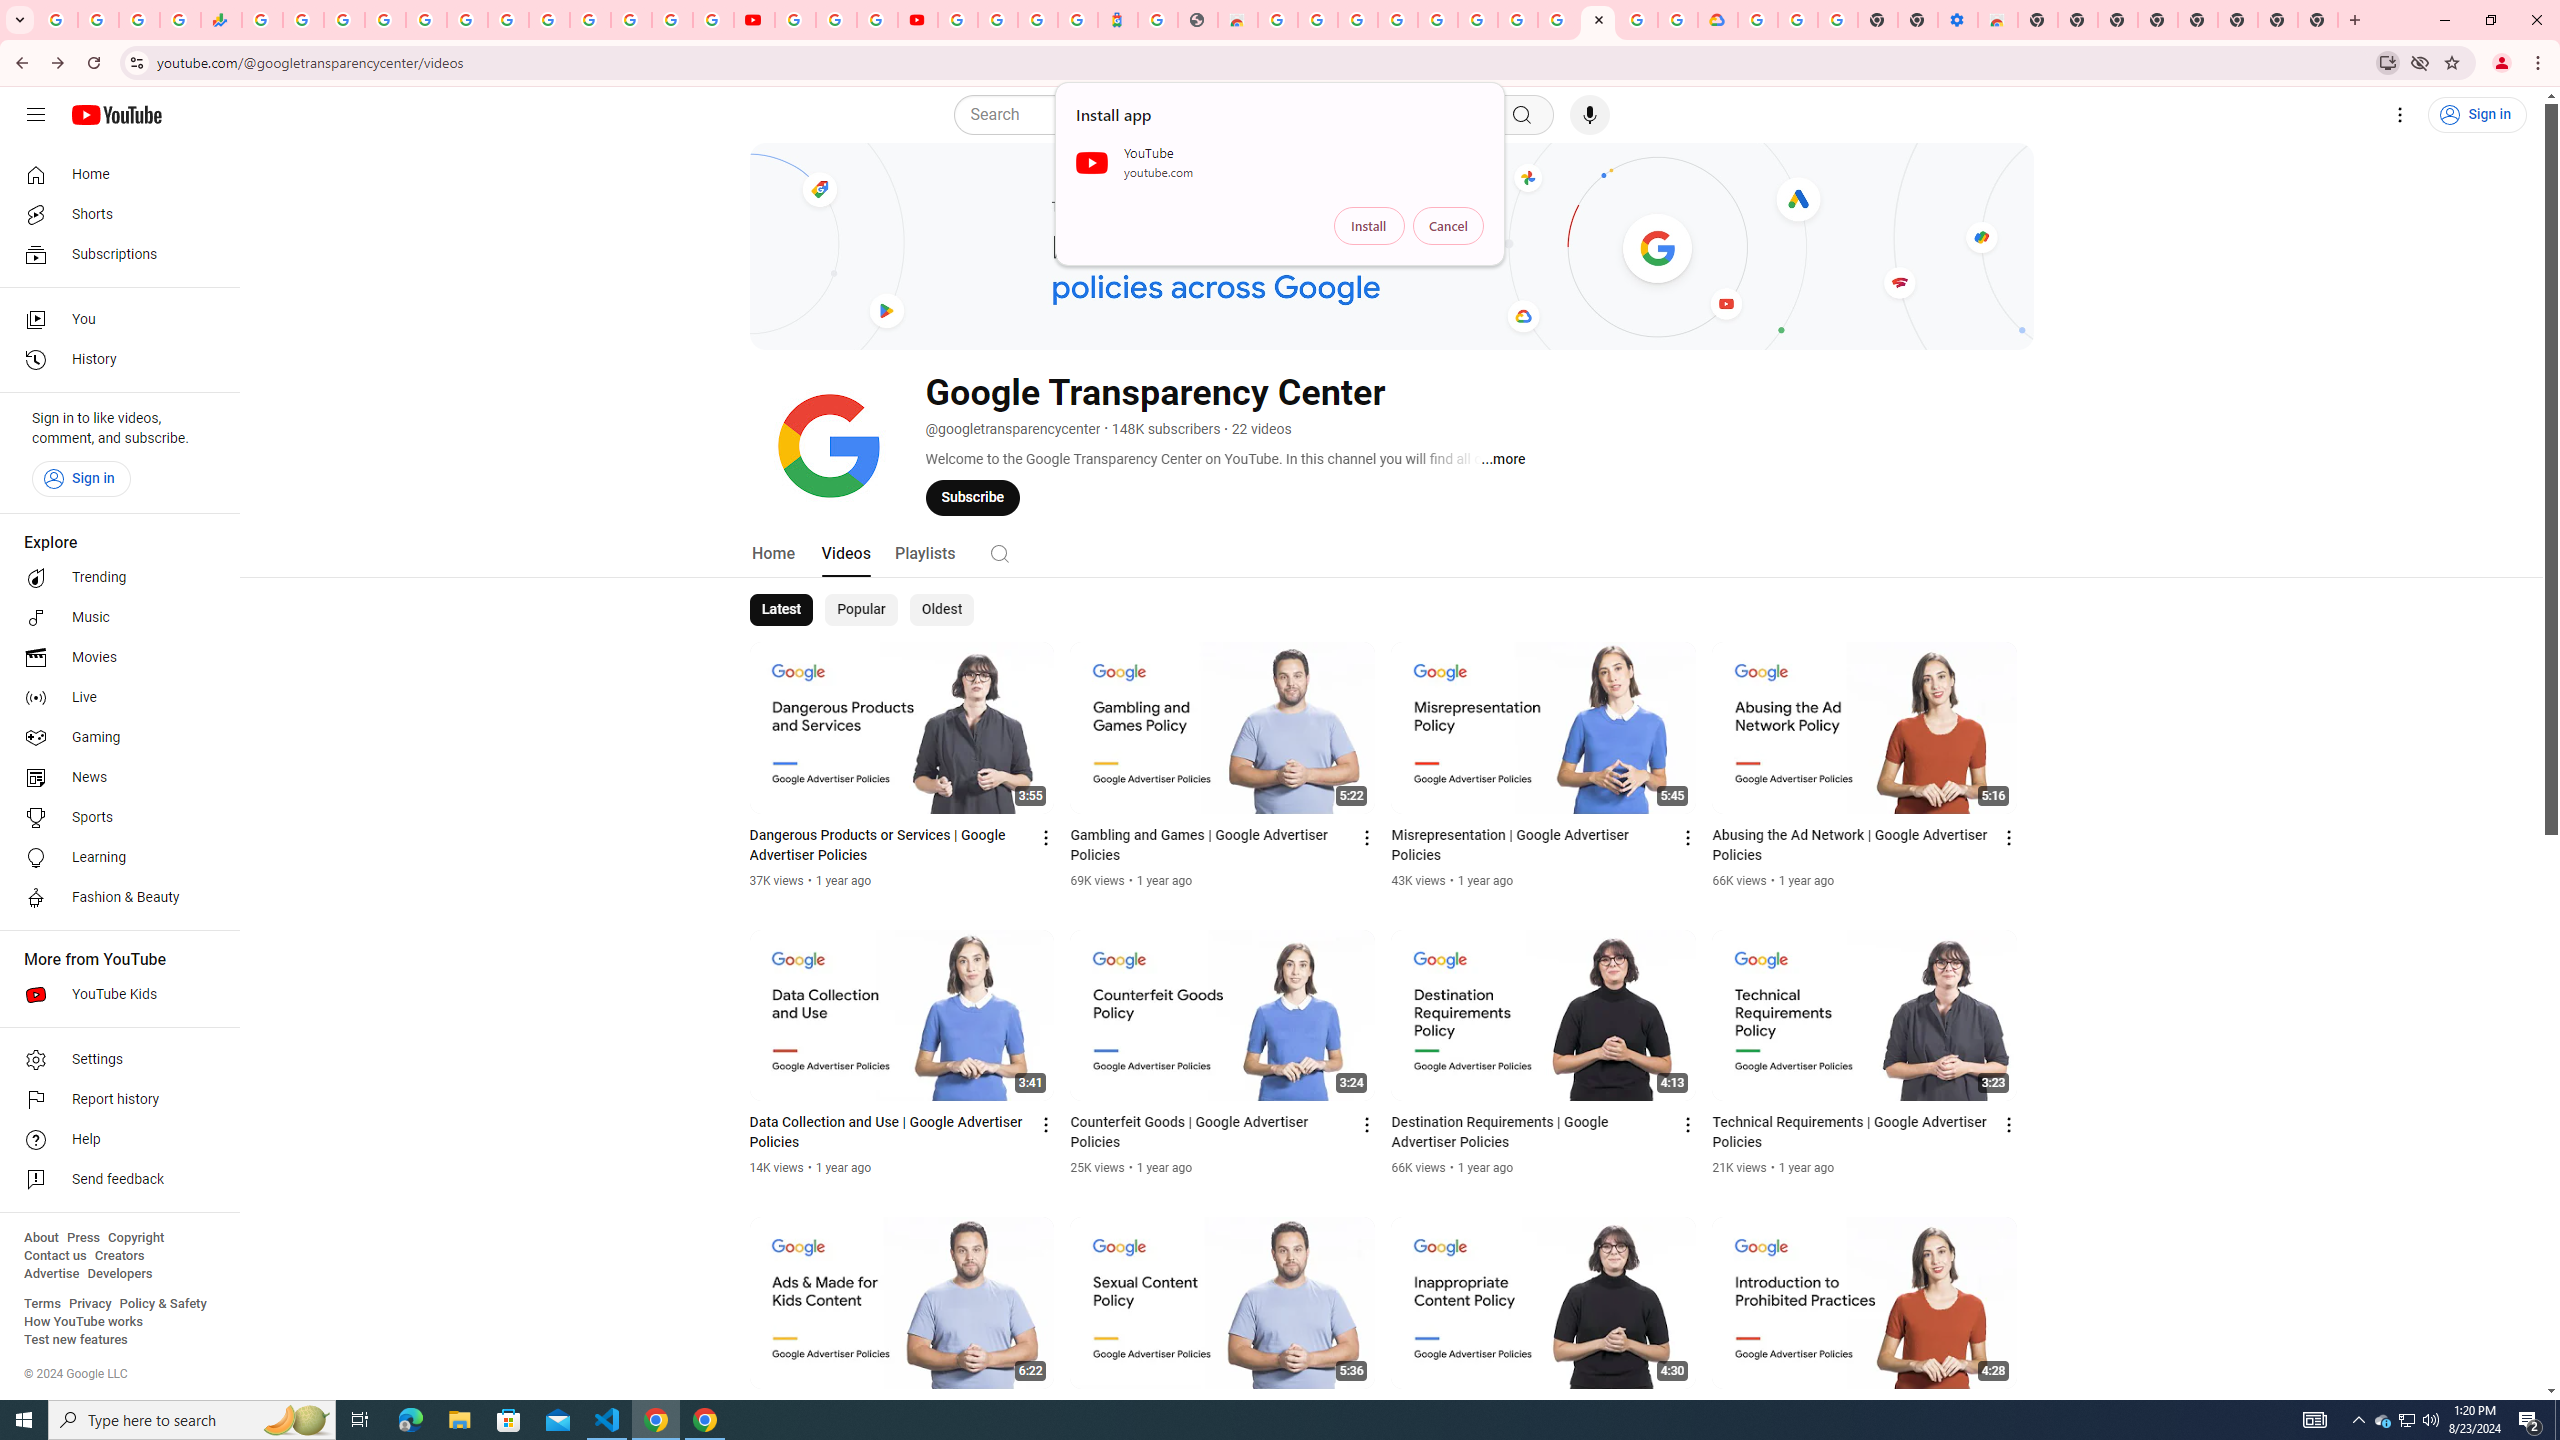  What do you see at coordinates (40, 1237) in the screenshot?
I see `'About'` at bounding box center [40, 1237].